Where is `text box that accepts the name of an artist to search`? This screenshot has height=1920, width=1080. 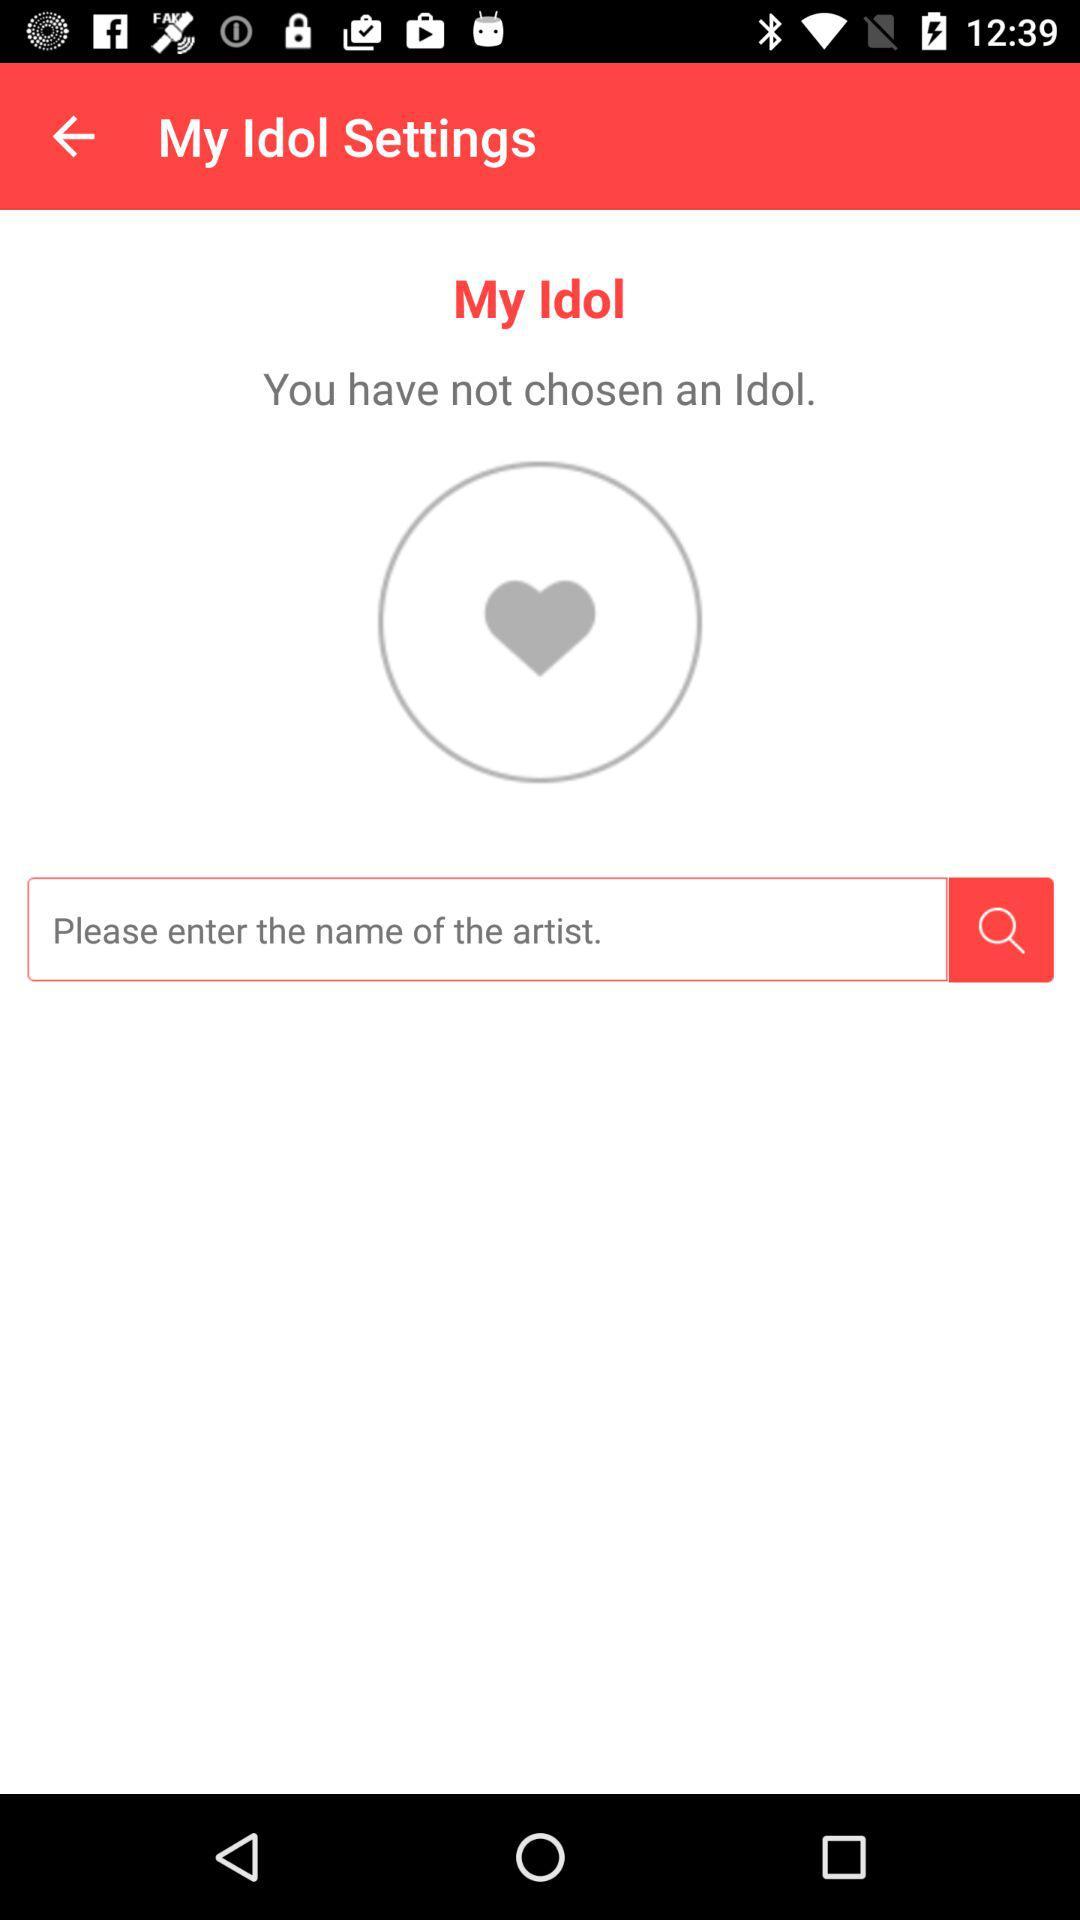 text box that accepts the name of an artist to search is located at coordinates (487, 929).